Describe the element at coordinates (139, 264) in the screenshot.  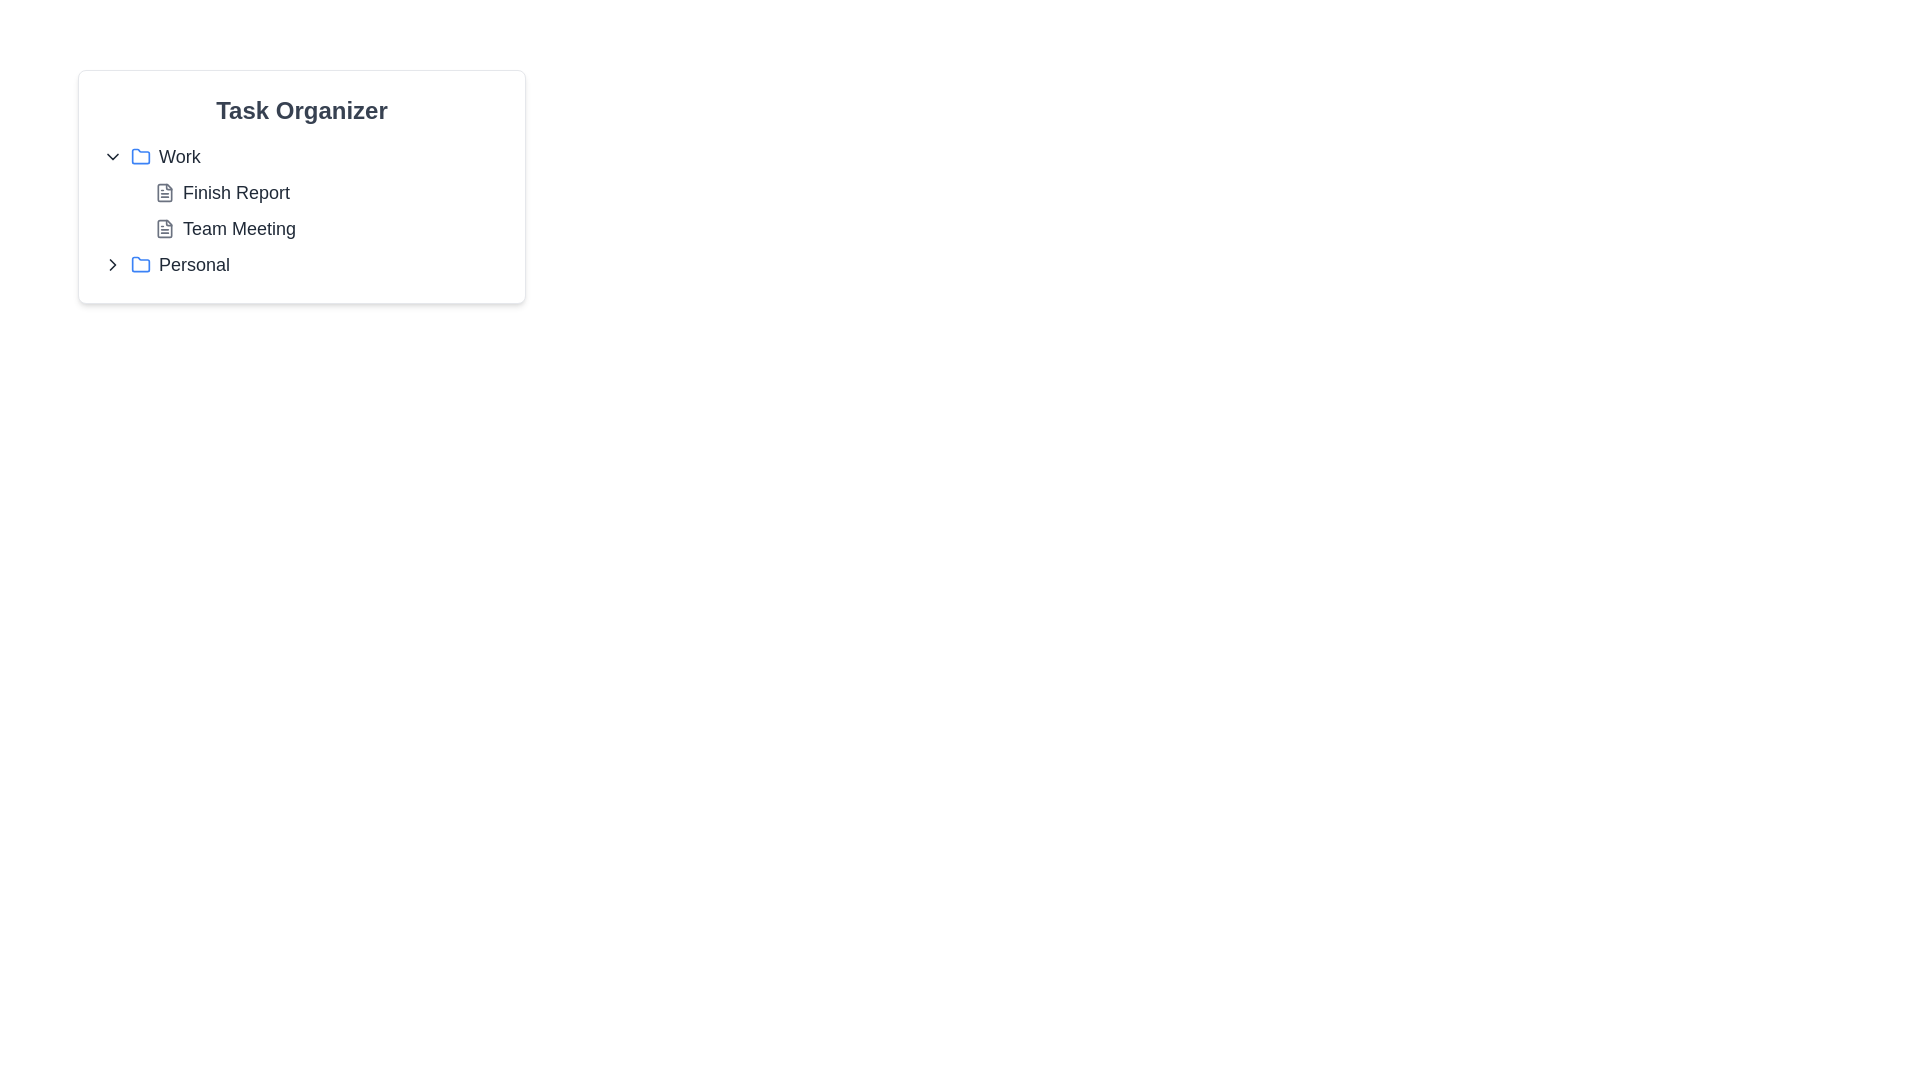
I see `the 'Personal' folder icon in the task organizer, which is located to the left of the 'Personal' text` at that location.